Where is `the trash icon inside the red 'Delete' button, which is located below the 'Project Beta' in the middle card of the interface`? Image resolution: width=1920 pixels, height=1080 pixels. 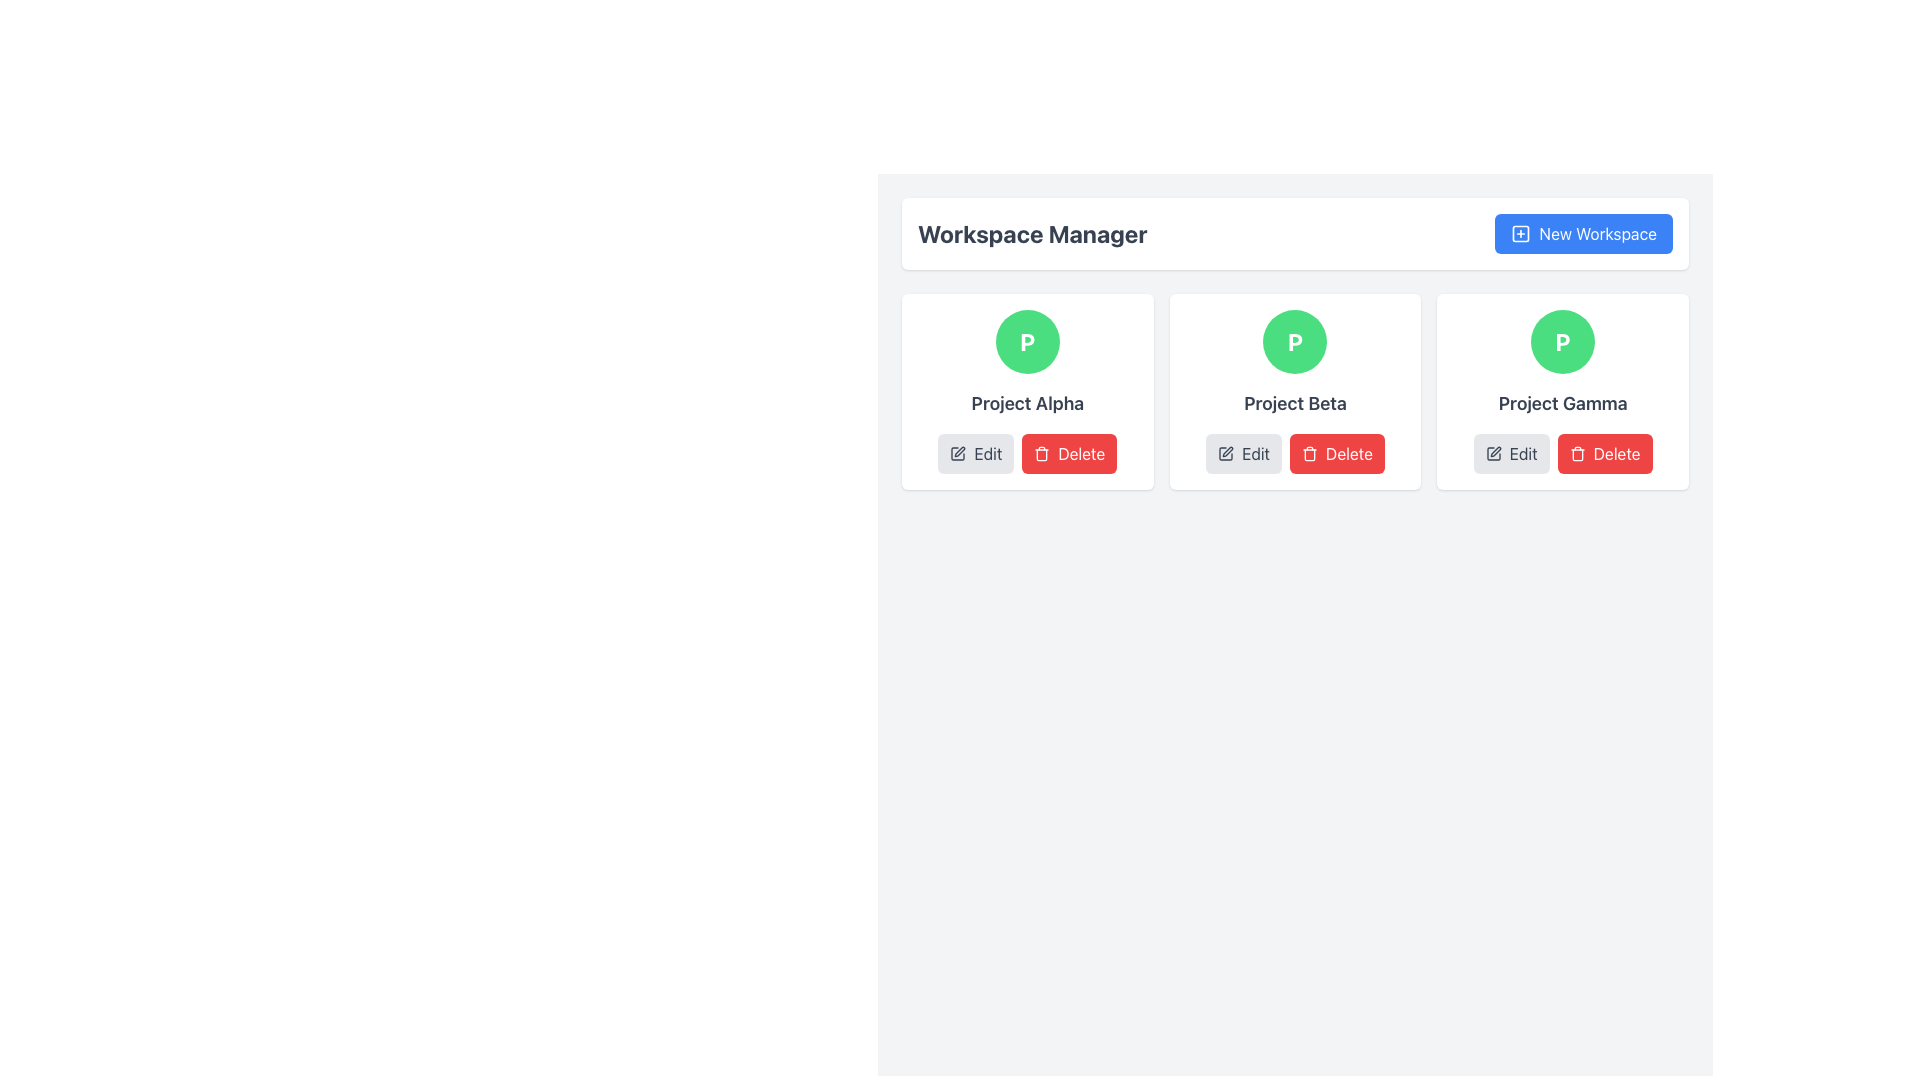 the trash icon inside the red 'Delete' button, which is located below the 'Project Beta' in the middle card of the interface is located at coordinates (1310, 454).